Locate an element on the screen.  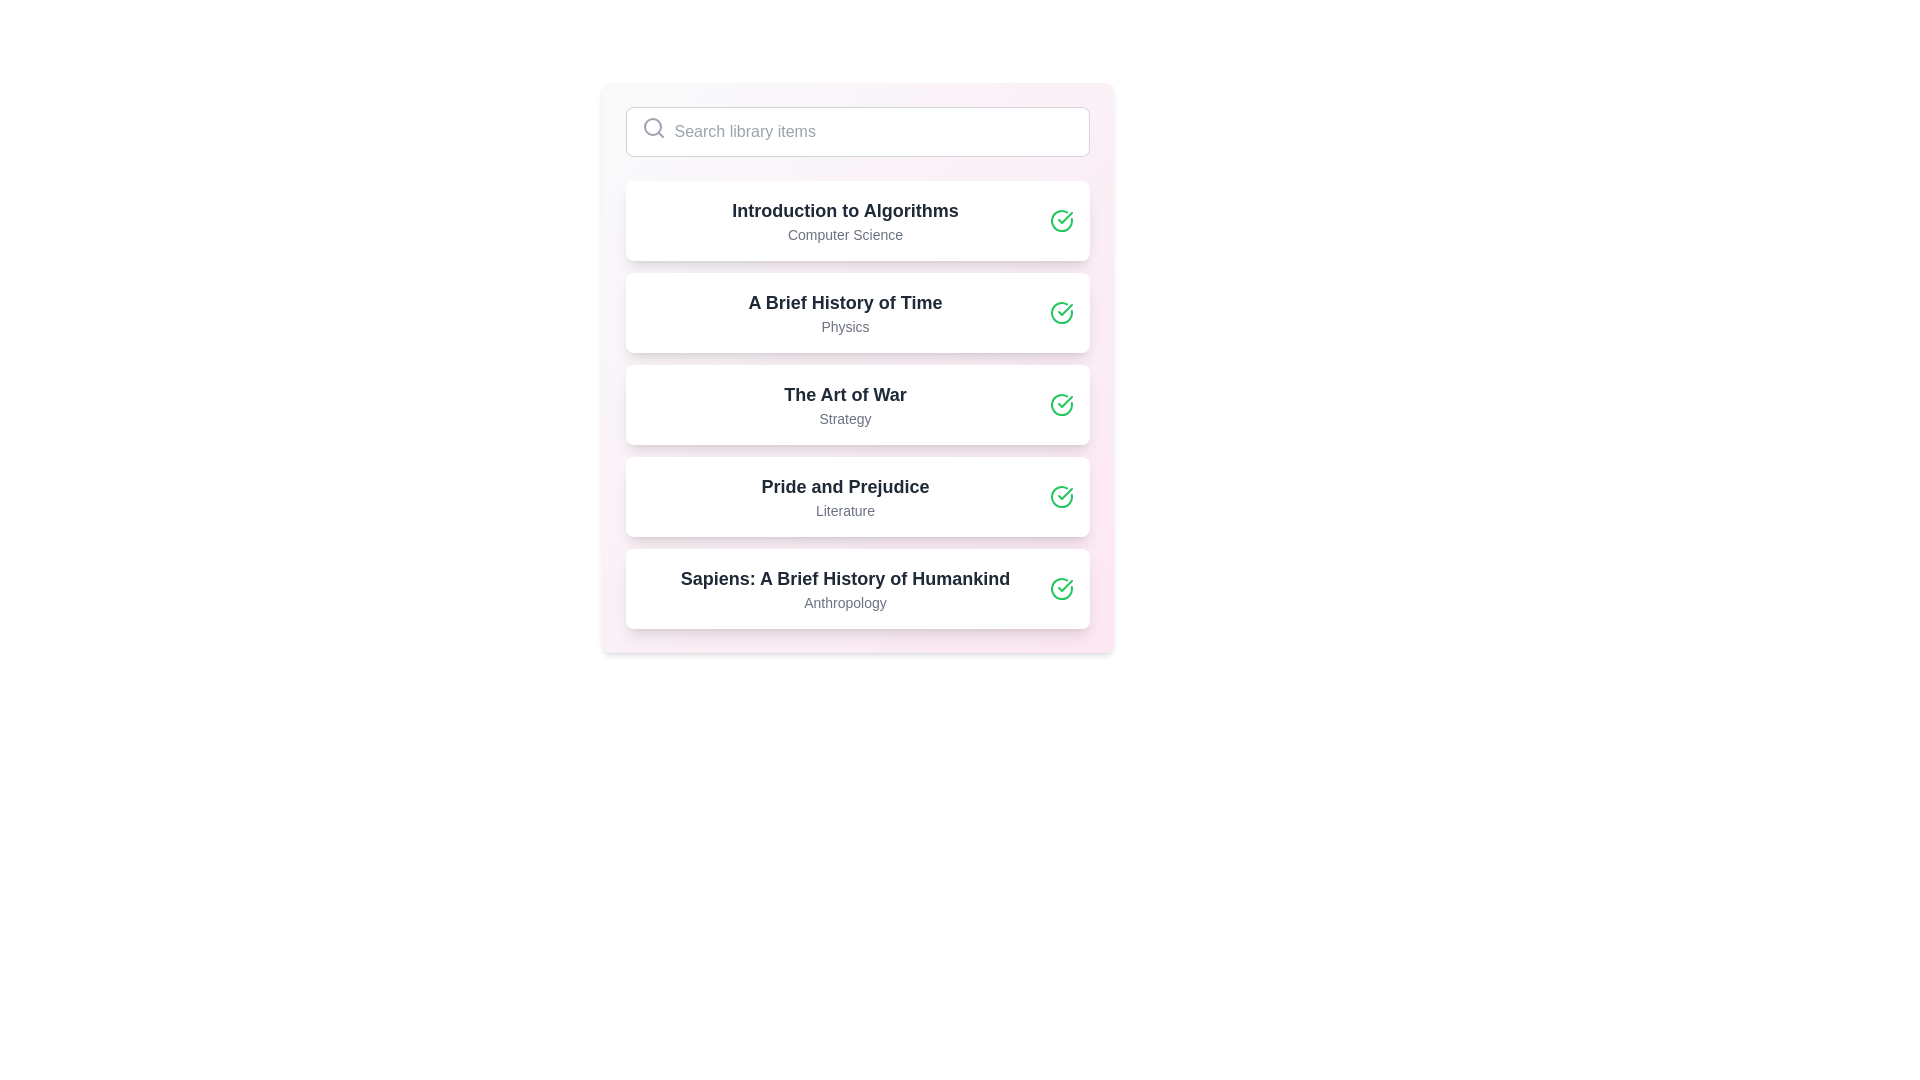
text from the Text label element titled 'Sapiens: A Brief History of Humankind' with the subtitle 'Anthropology', which is located at the bottommost position of the list view is located at coordinates (845, 588).